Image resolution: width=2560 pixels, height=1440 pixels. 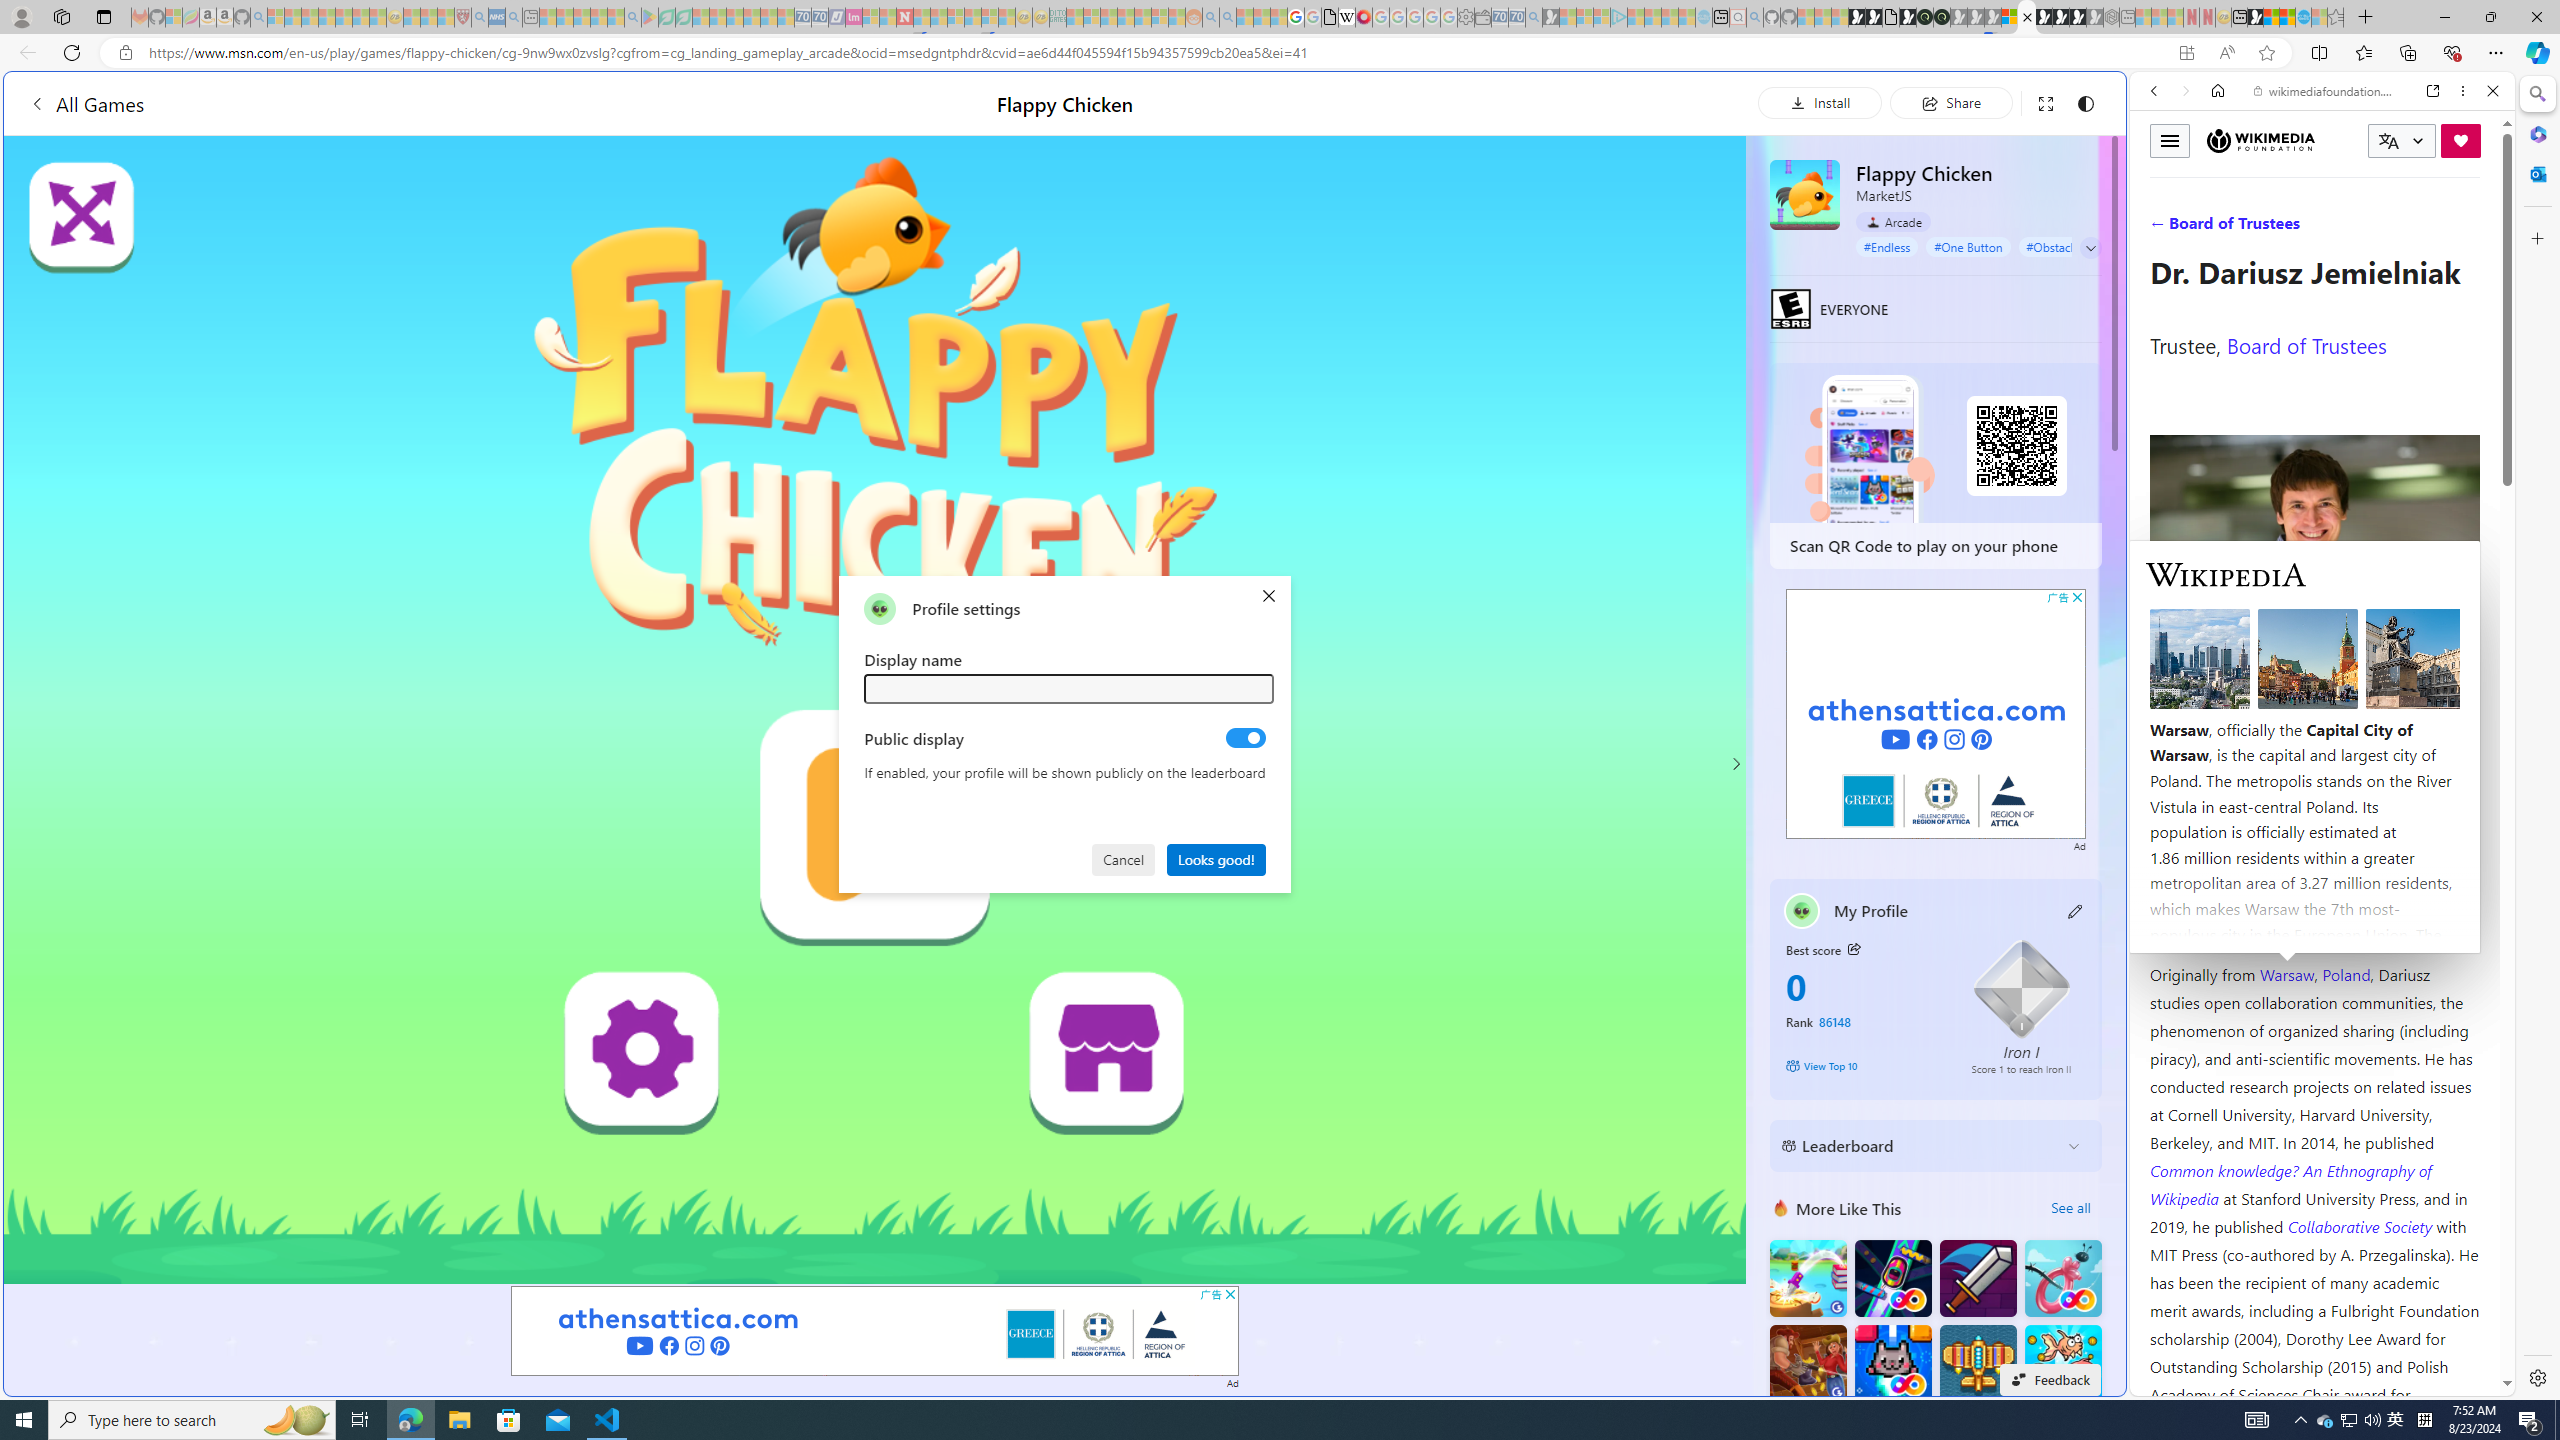 What do you see at coordinates (1328, 16) in the screenshot?
I see `'google_privacy_policy_zh-CN.pdf'` at bounding box center [1328, 16].